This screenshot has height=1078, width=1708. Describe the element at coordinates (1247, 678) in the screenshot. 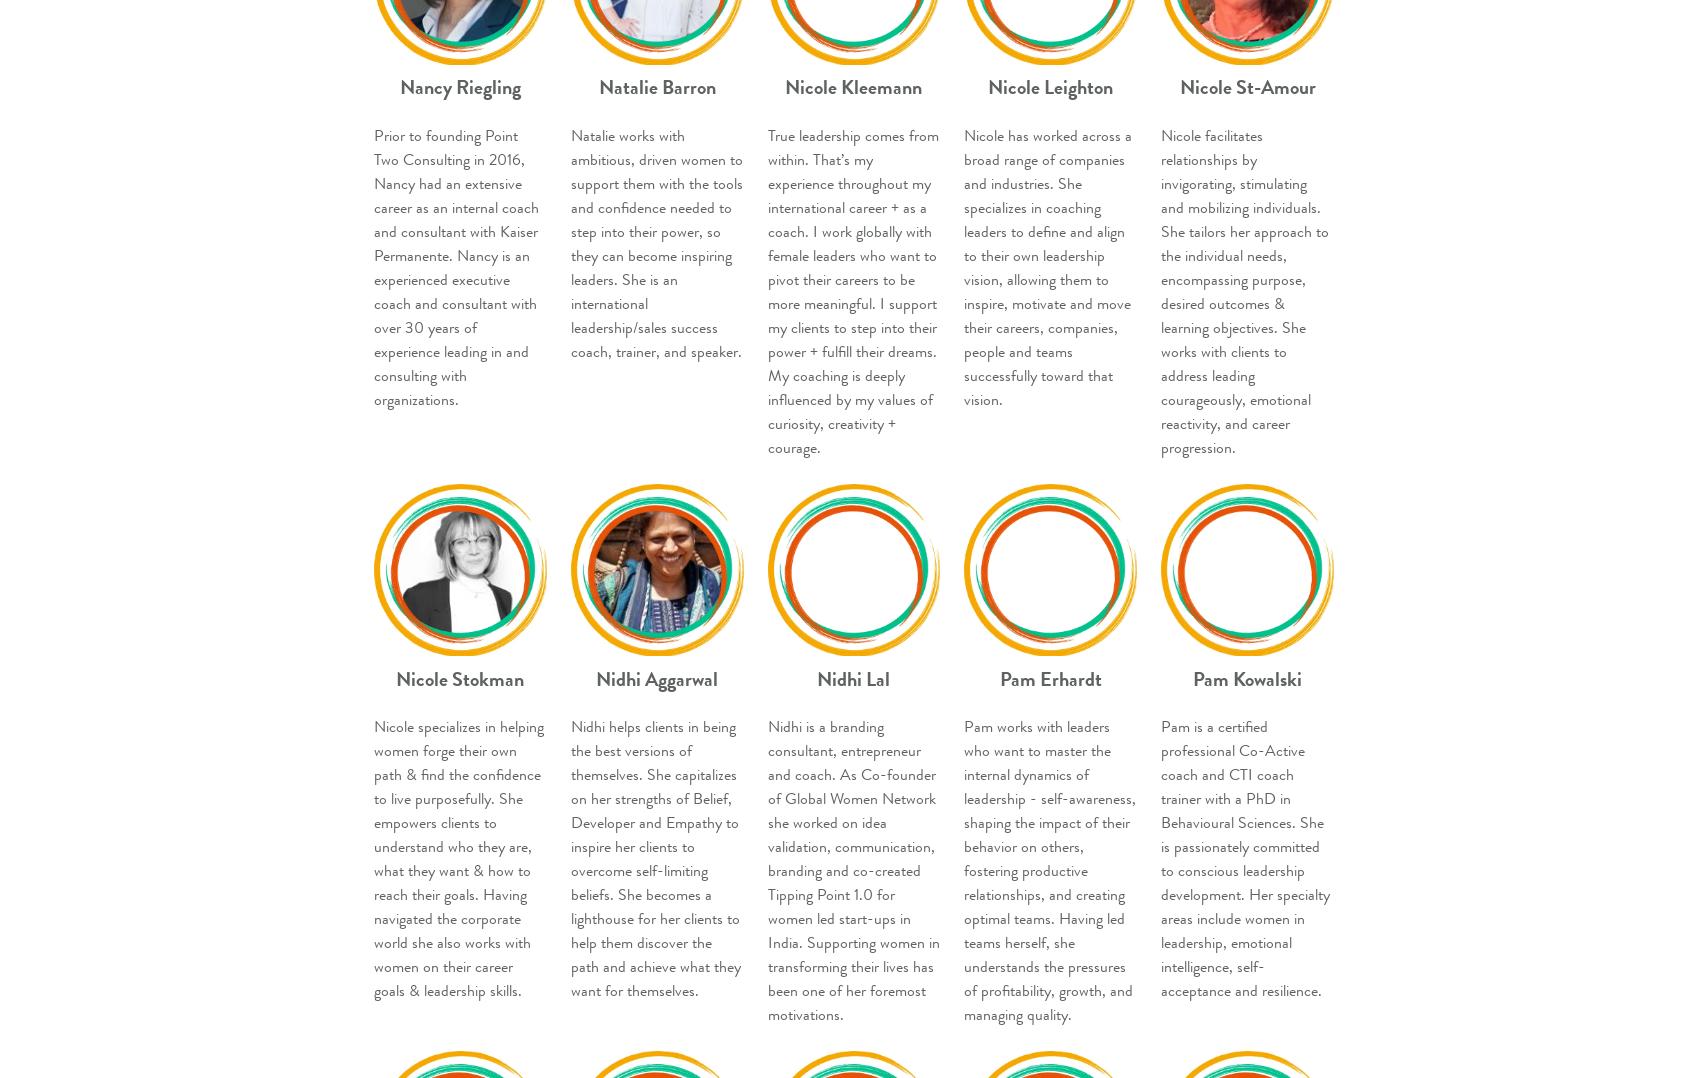

I see `'Pam Kowalski'` at that location.